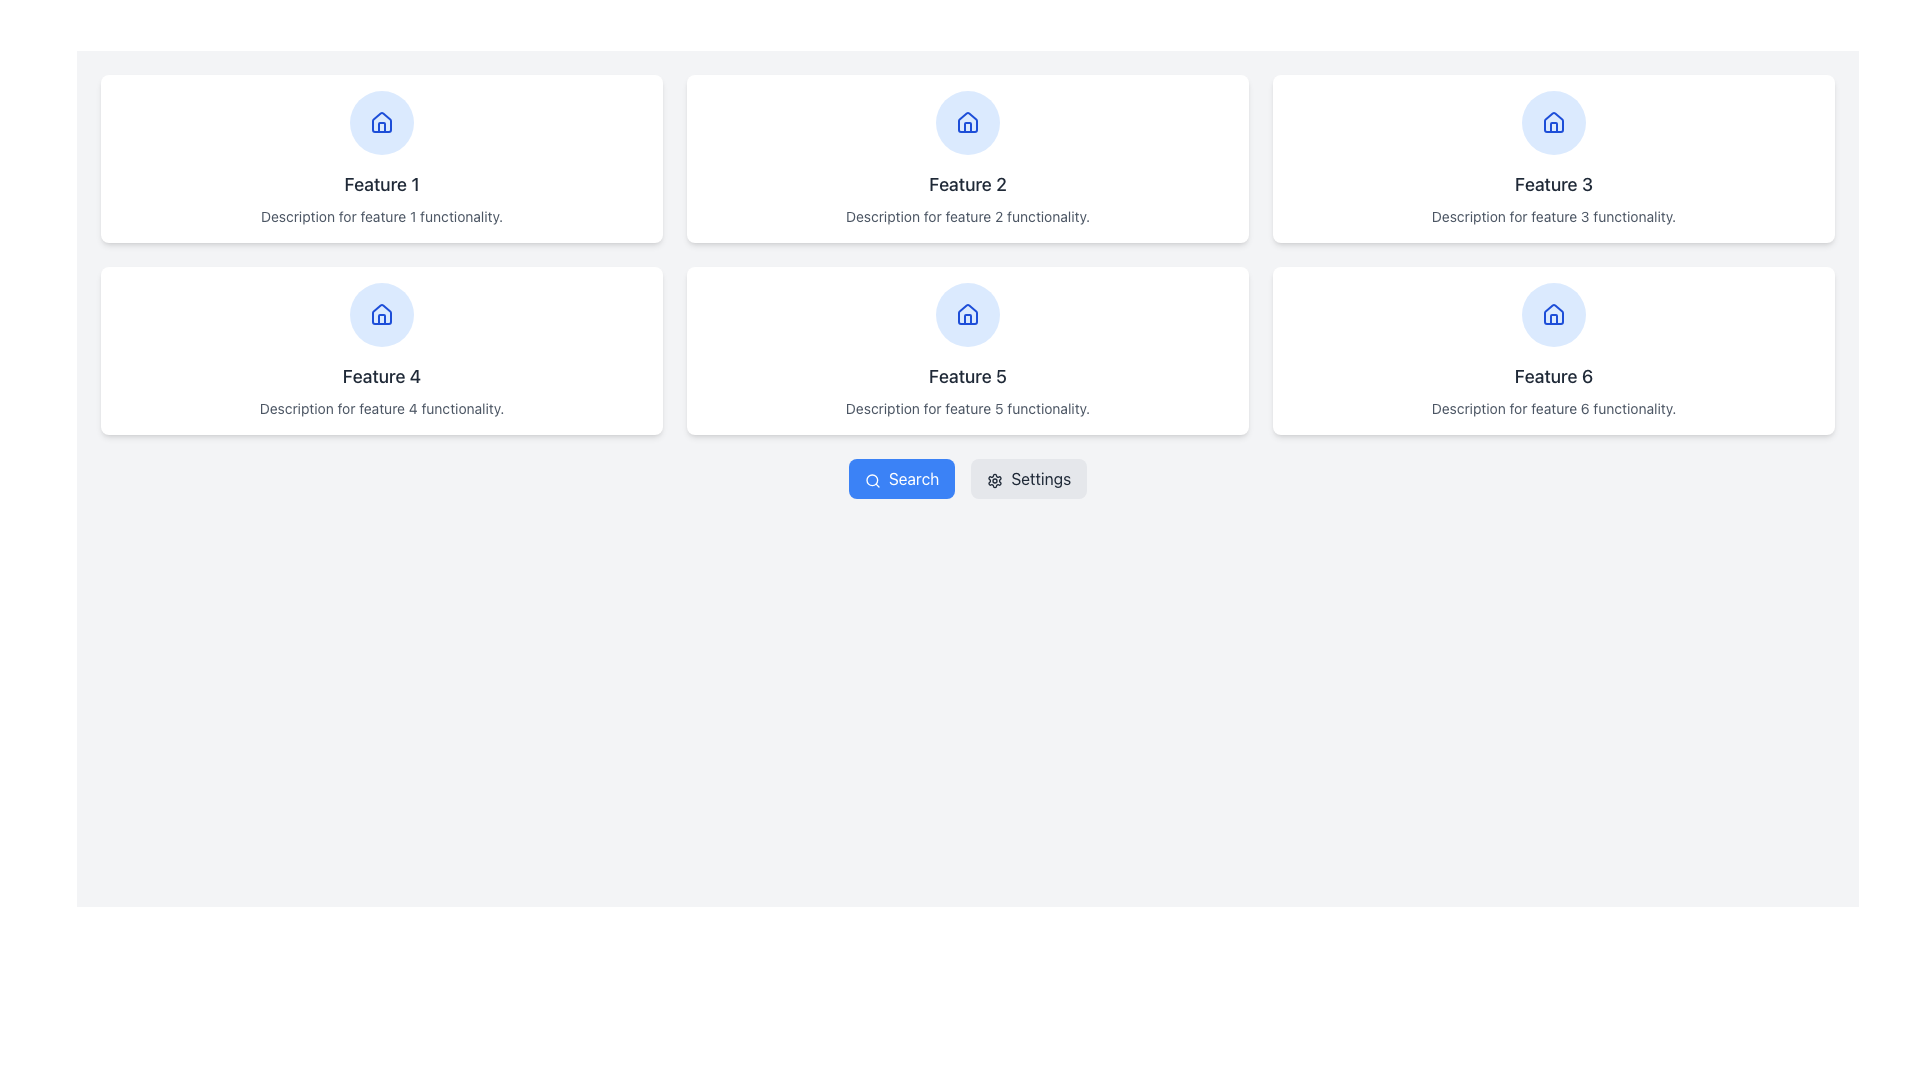  Describe the element at coordinates (968, 315) in the screenshot. I see `the Icon representing 'Feature 5' located in the upper section of the card labeled 'Feature 5'` at that location.